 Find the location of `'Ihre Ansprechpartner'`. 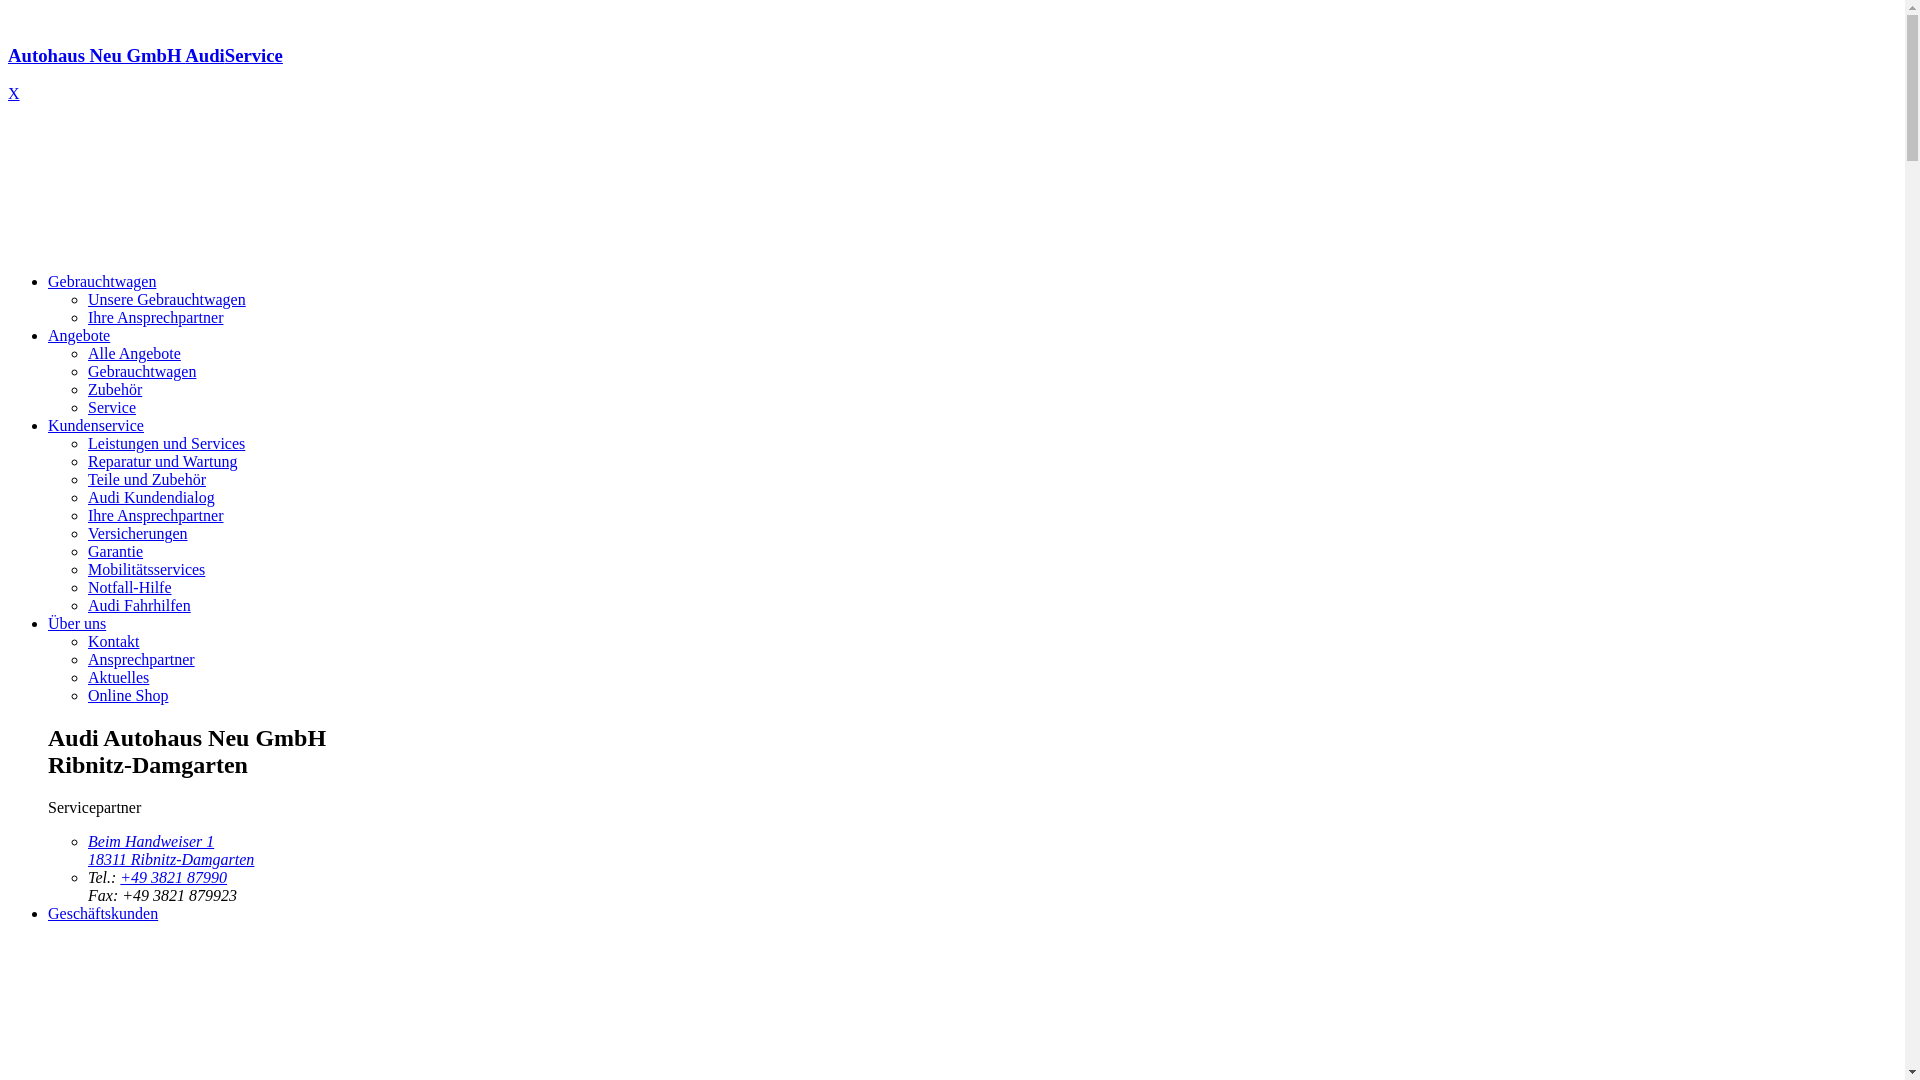

'Ihre Ansprechpartner' is located at coordinates (155, 316).